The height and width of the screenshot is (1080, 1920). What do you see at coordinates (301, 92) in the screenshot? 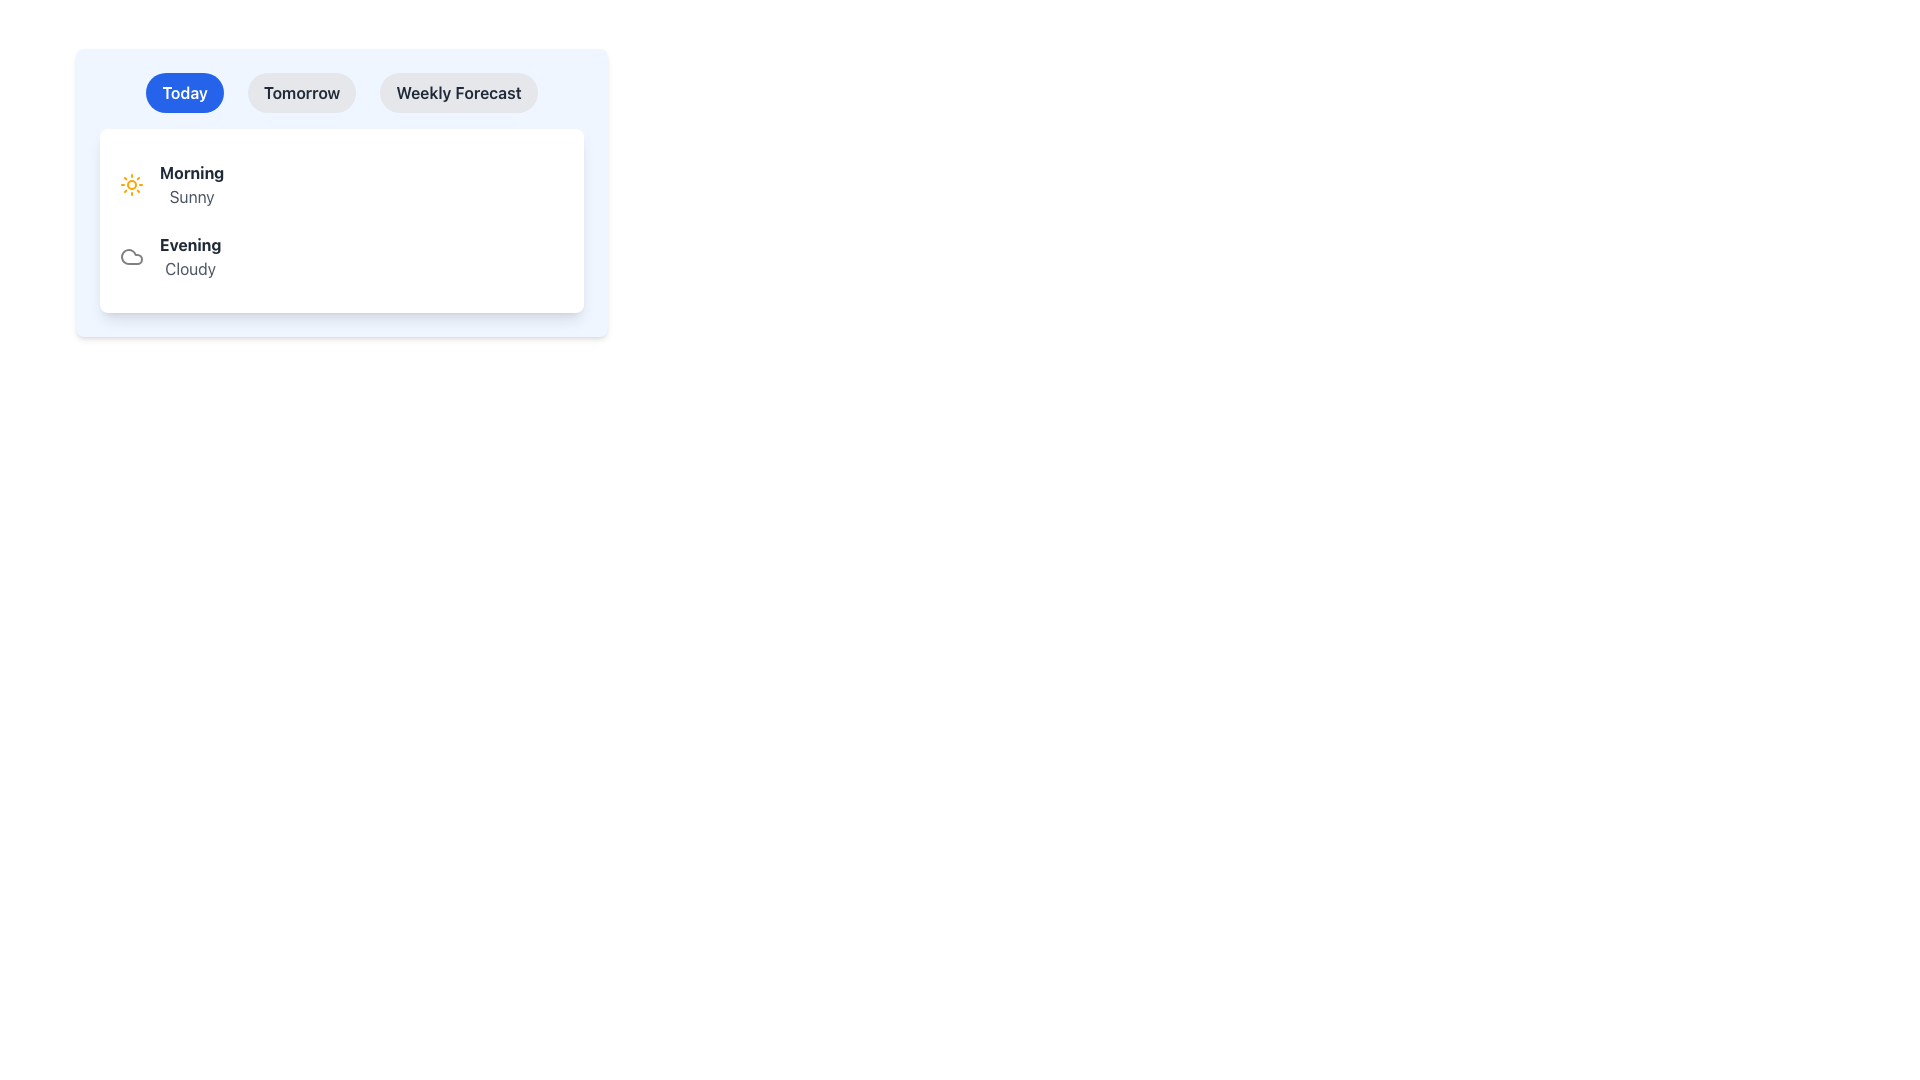
I see `the second button in the horizontal alignment, which is used` at bounding box center [301, 92].